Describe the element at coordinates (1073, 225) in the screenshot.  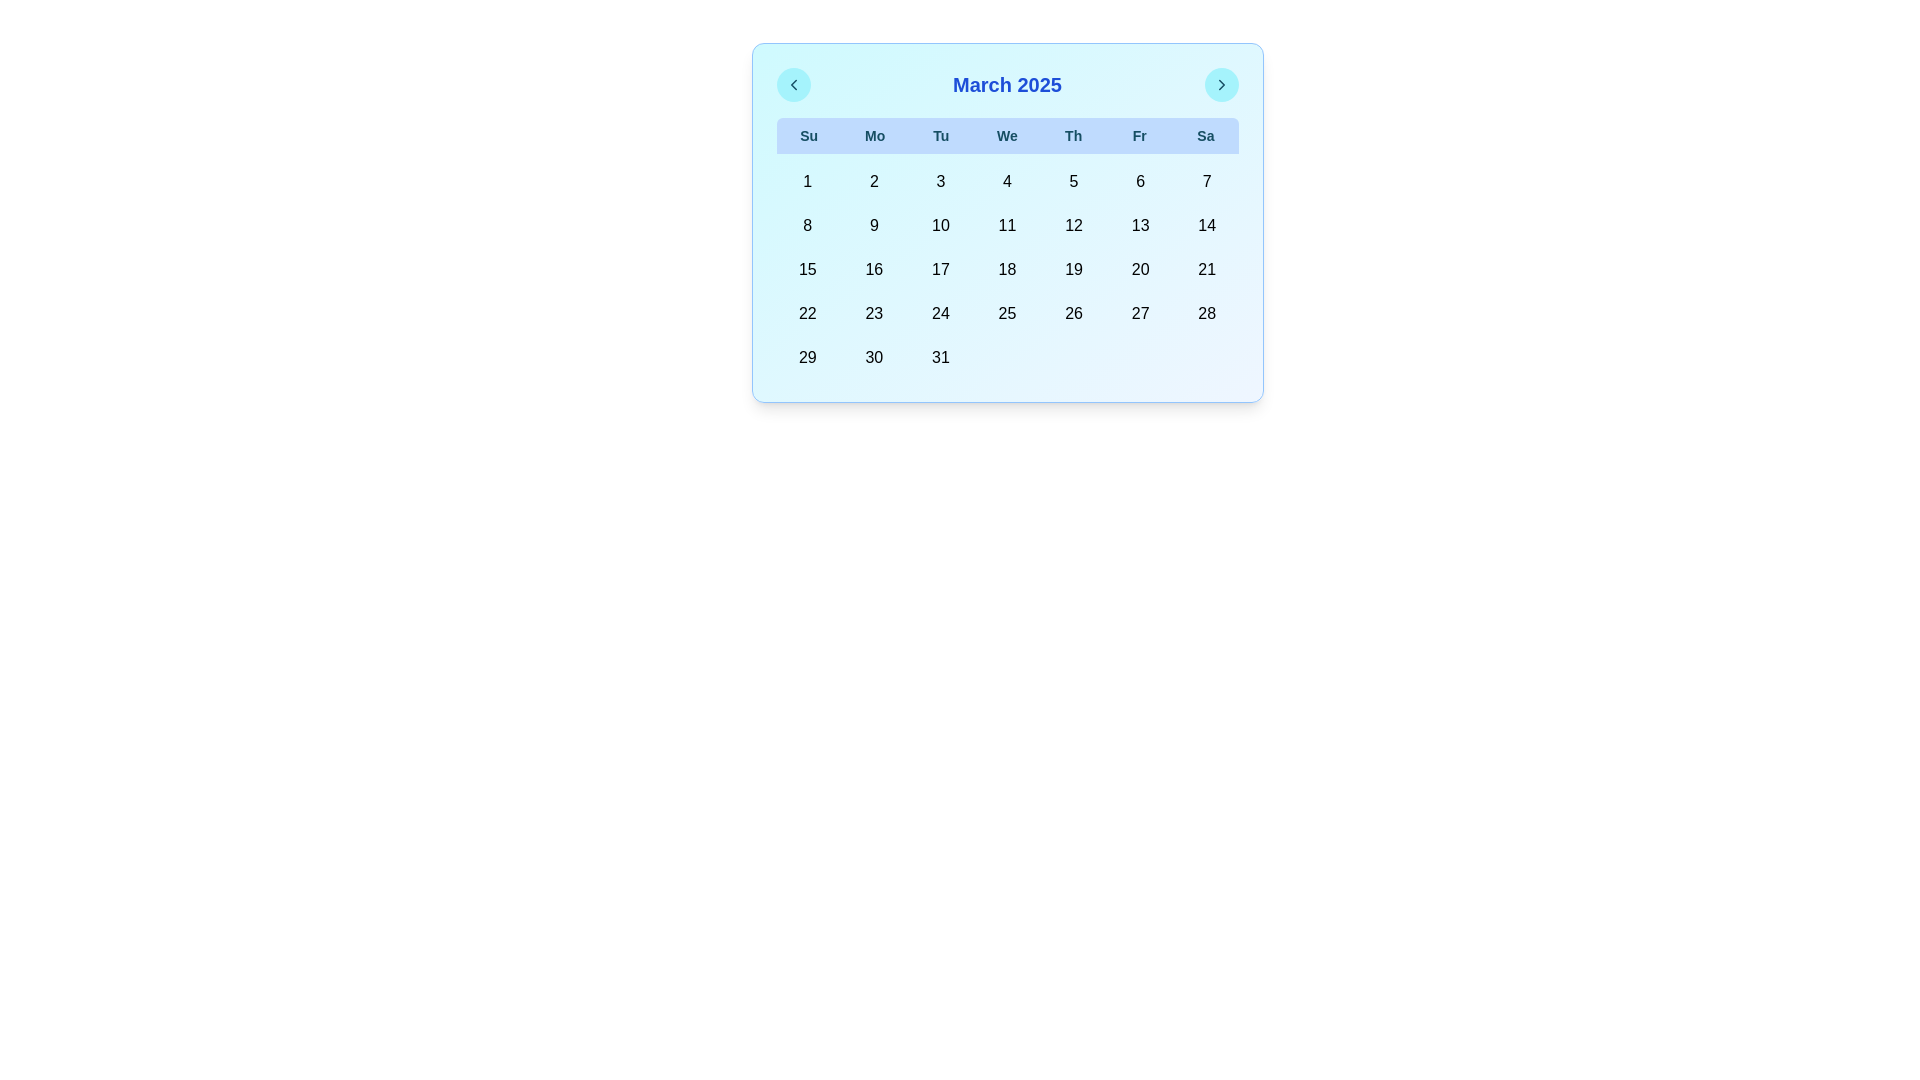
I see `the selectable date button representing the 12th day in the calendar component` at that location.